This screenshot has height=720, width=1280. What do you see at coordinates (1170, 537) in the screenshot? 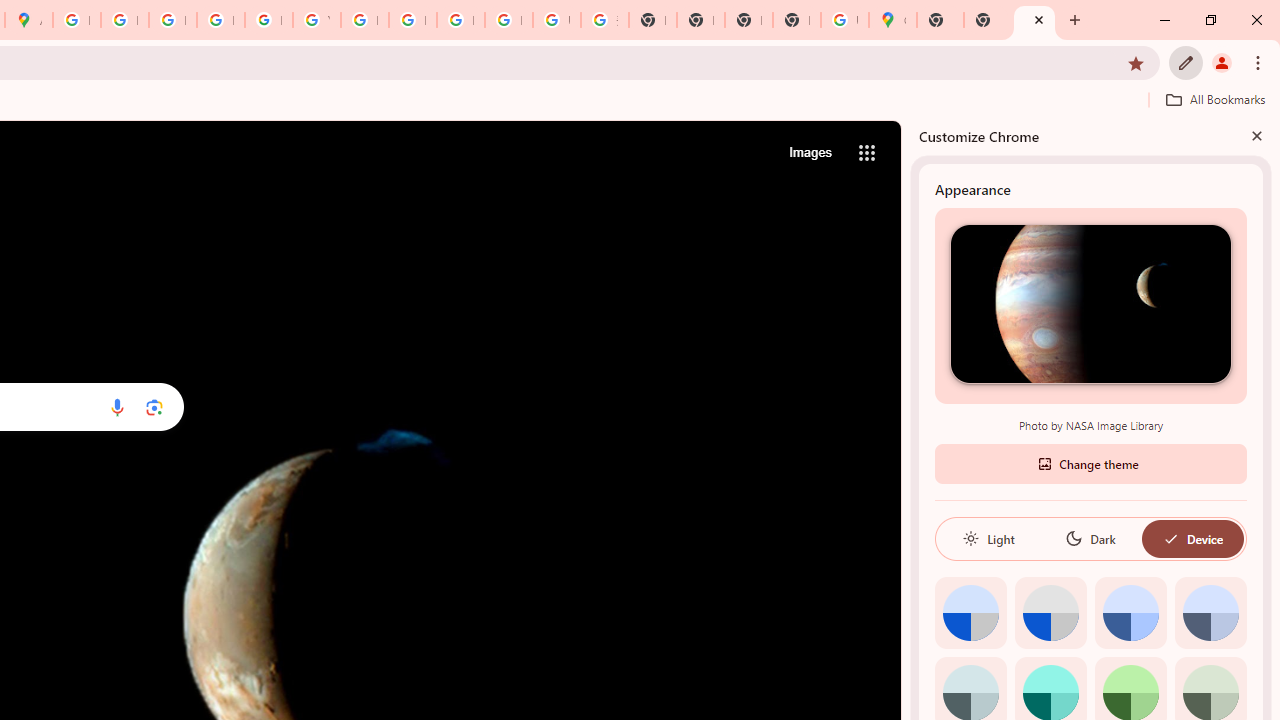
I see `'AutomationID: baseSvg'` at bounding box center [1170, 537].